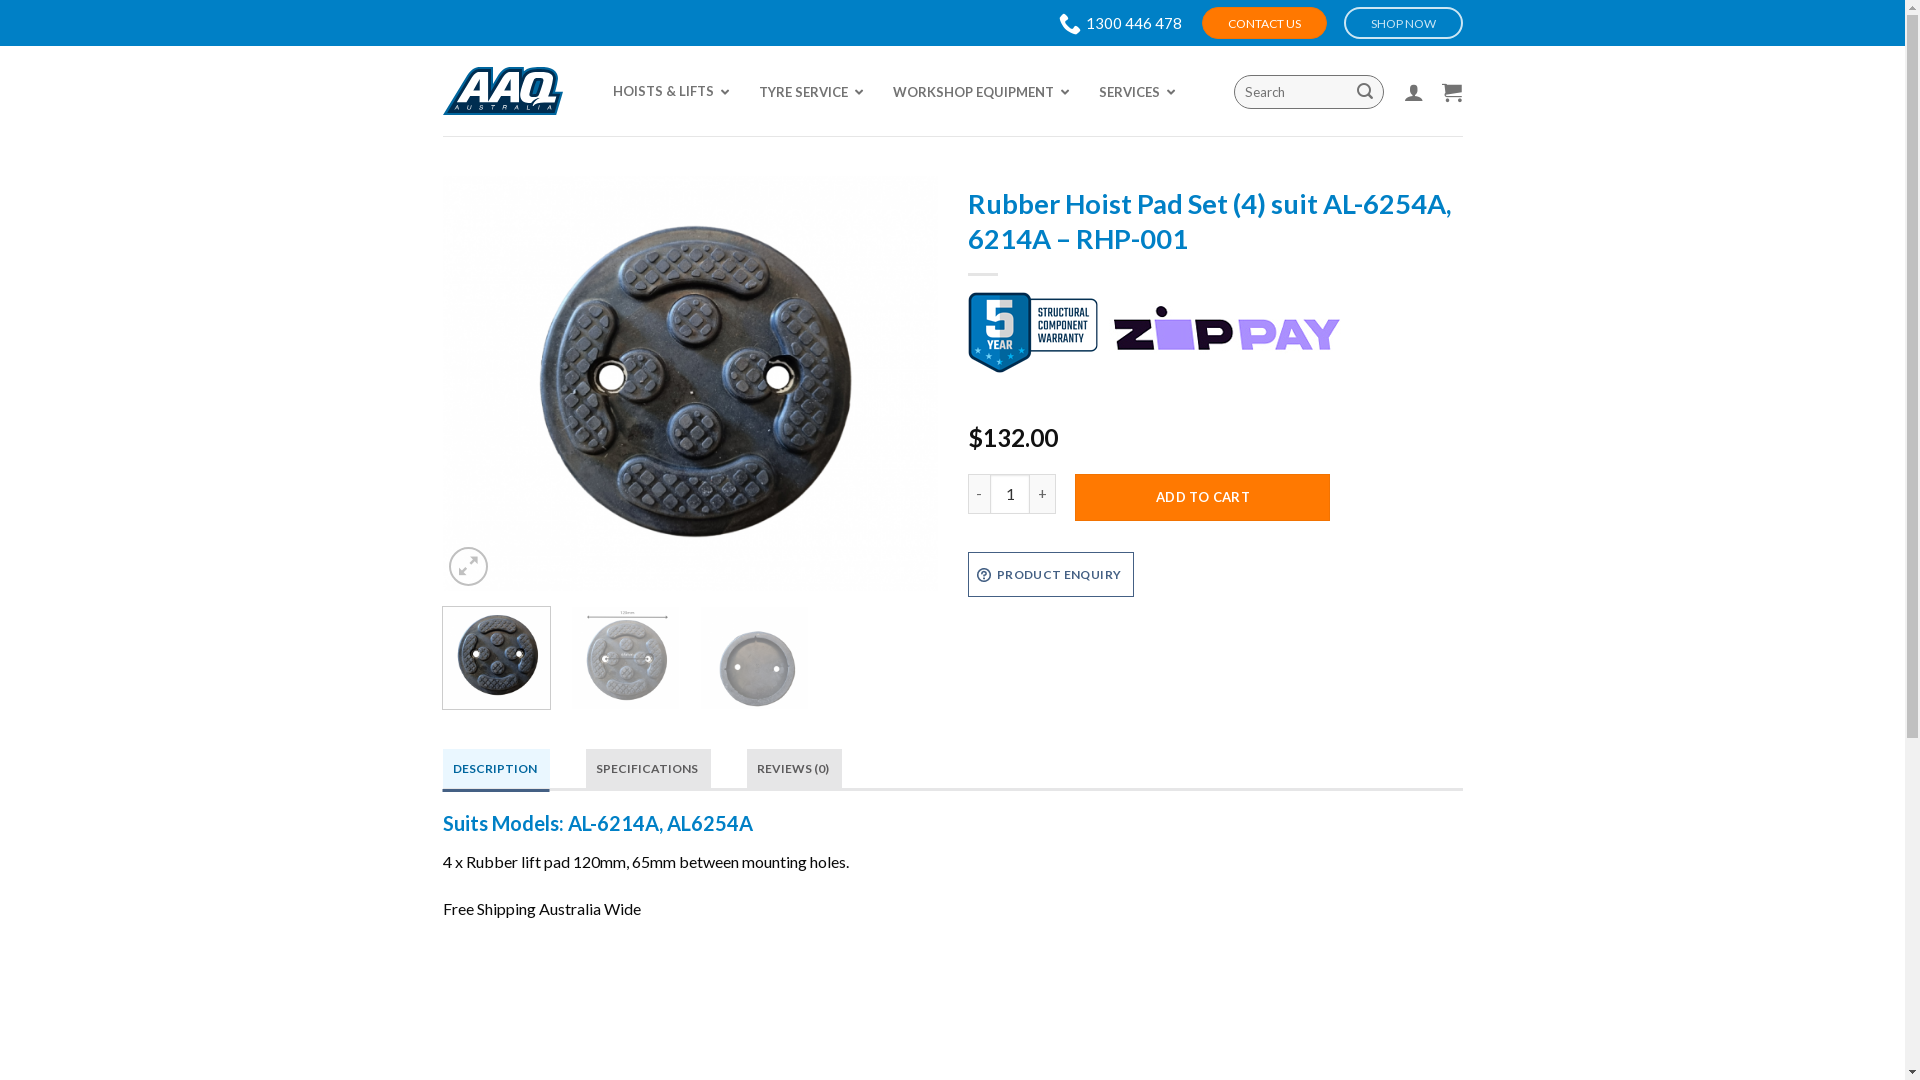 Image resolution: width=1920 pixels, height=1080 pixels. Describe the element at coordinates (590, 92) in the screenshot. I see `'HOISTS & LIFTS'` at that location.